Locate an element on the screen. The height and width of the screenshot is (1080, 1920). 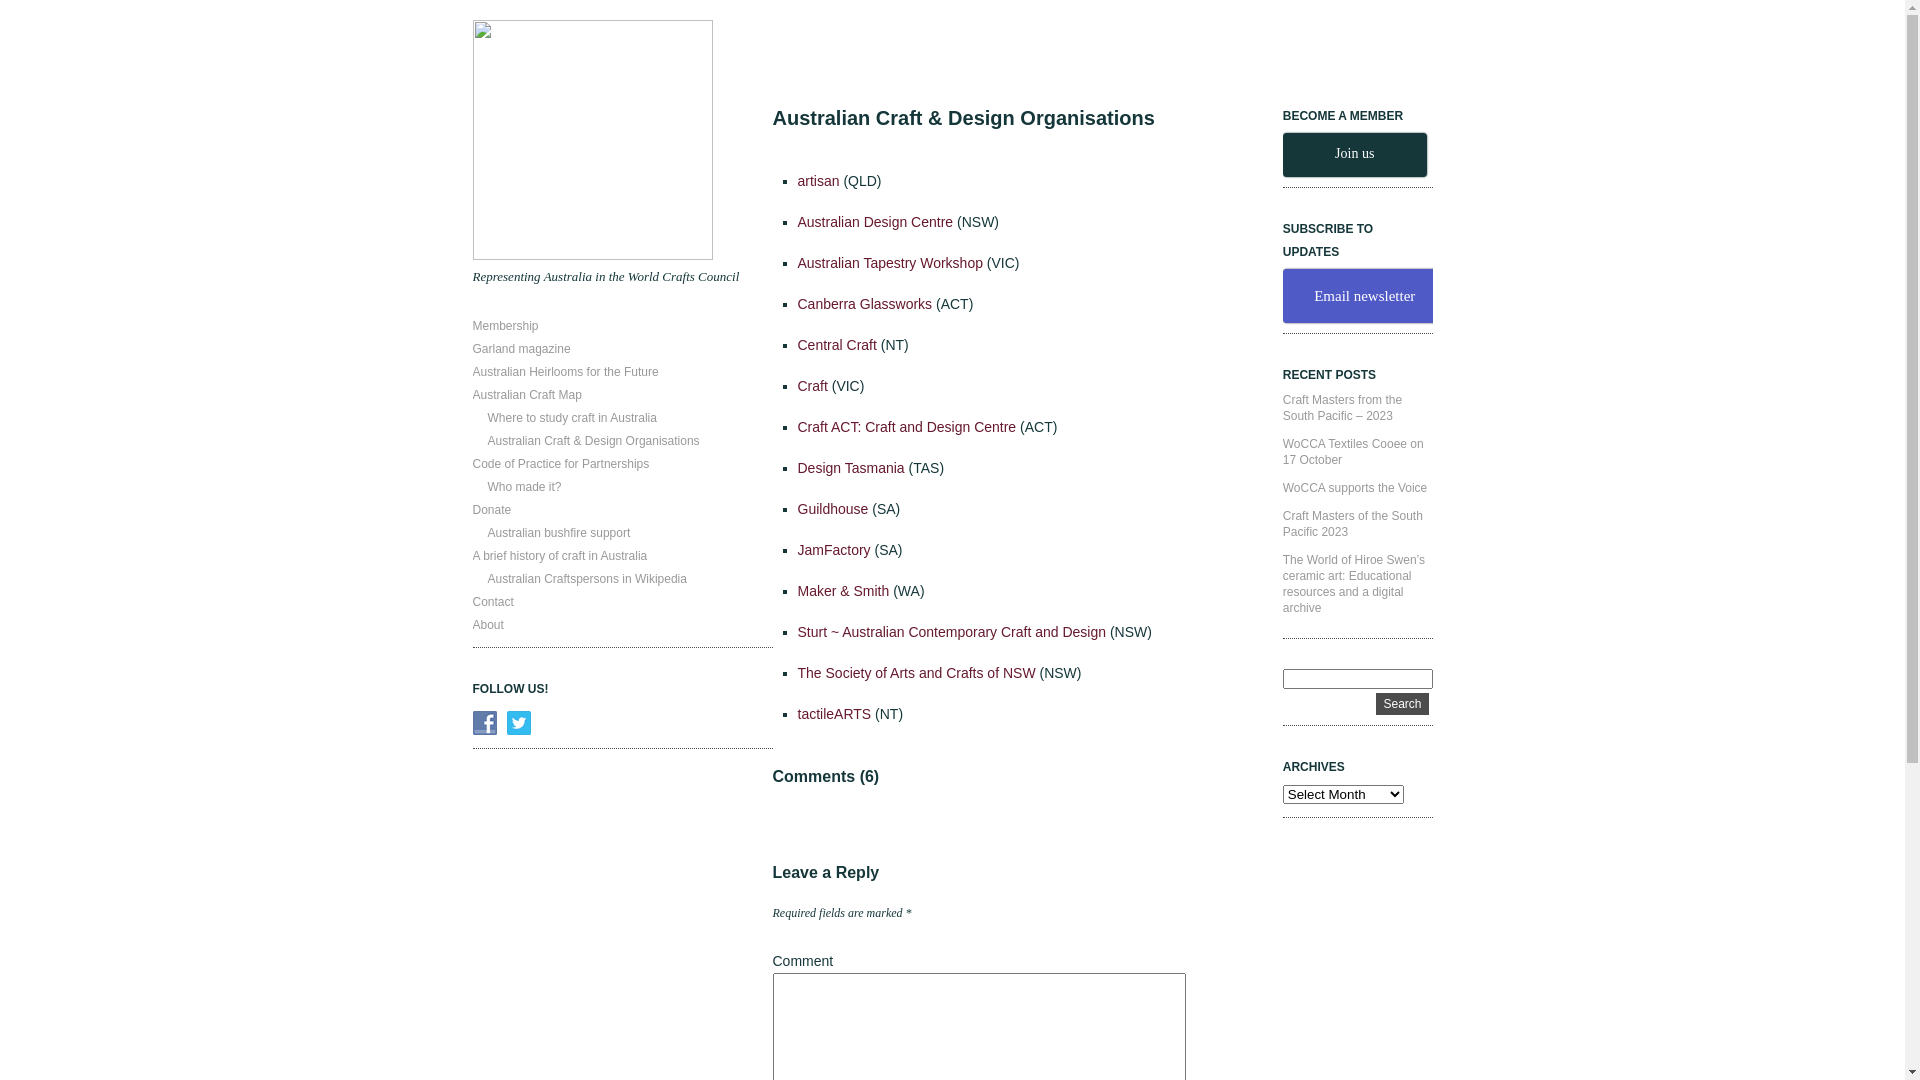
'tactileARTS' is located at coordinates (835, 712).